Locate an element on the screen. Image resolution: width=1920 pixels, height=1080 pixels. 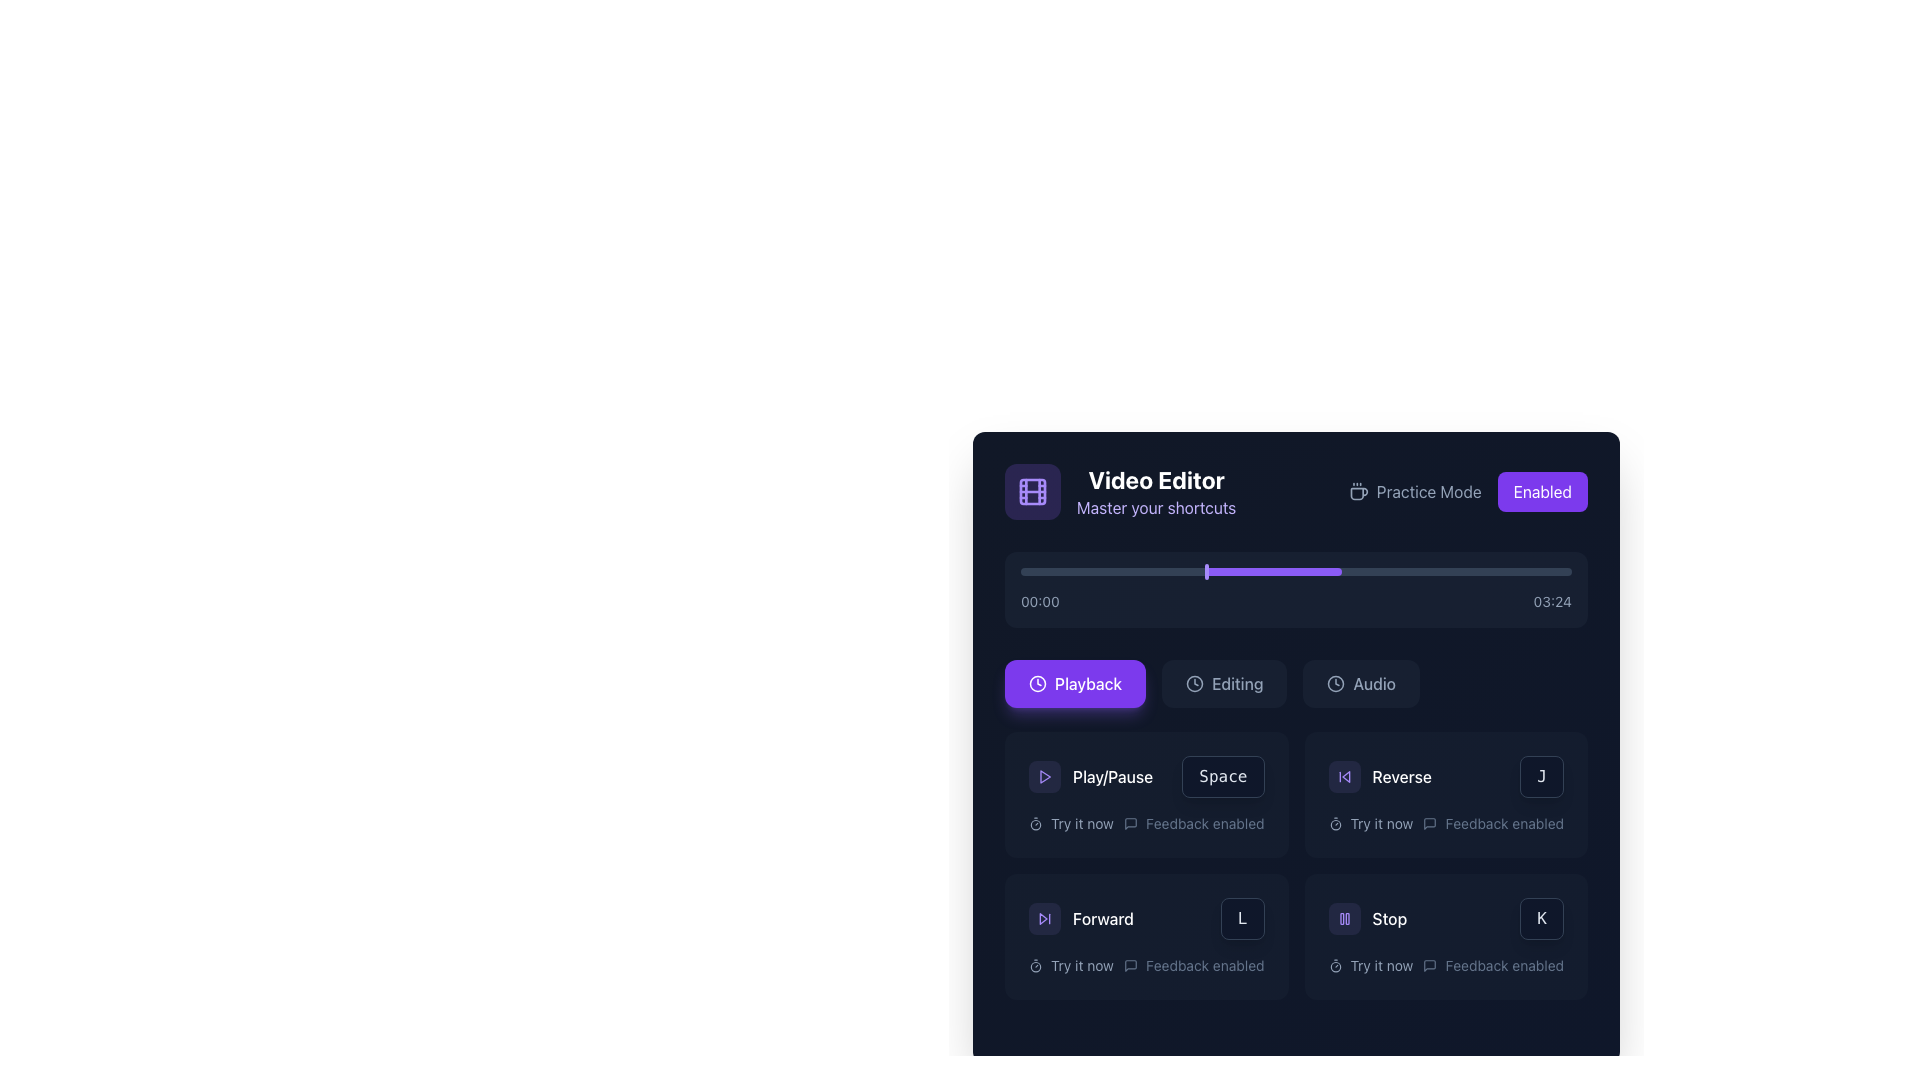
the informational text label encouraging users to 'try it now', located below the 'Play/Pause' button in the playback section is located at coordinates (1081, 824).